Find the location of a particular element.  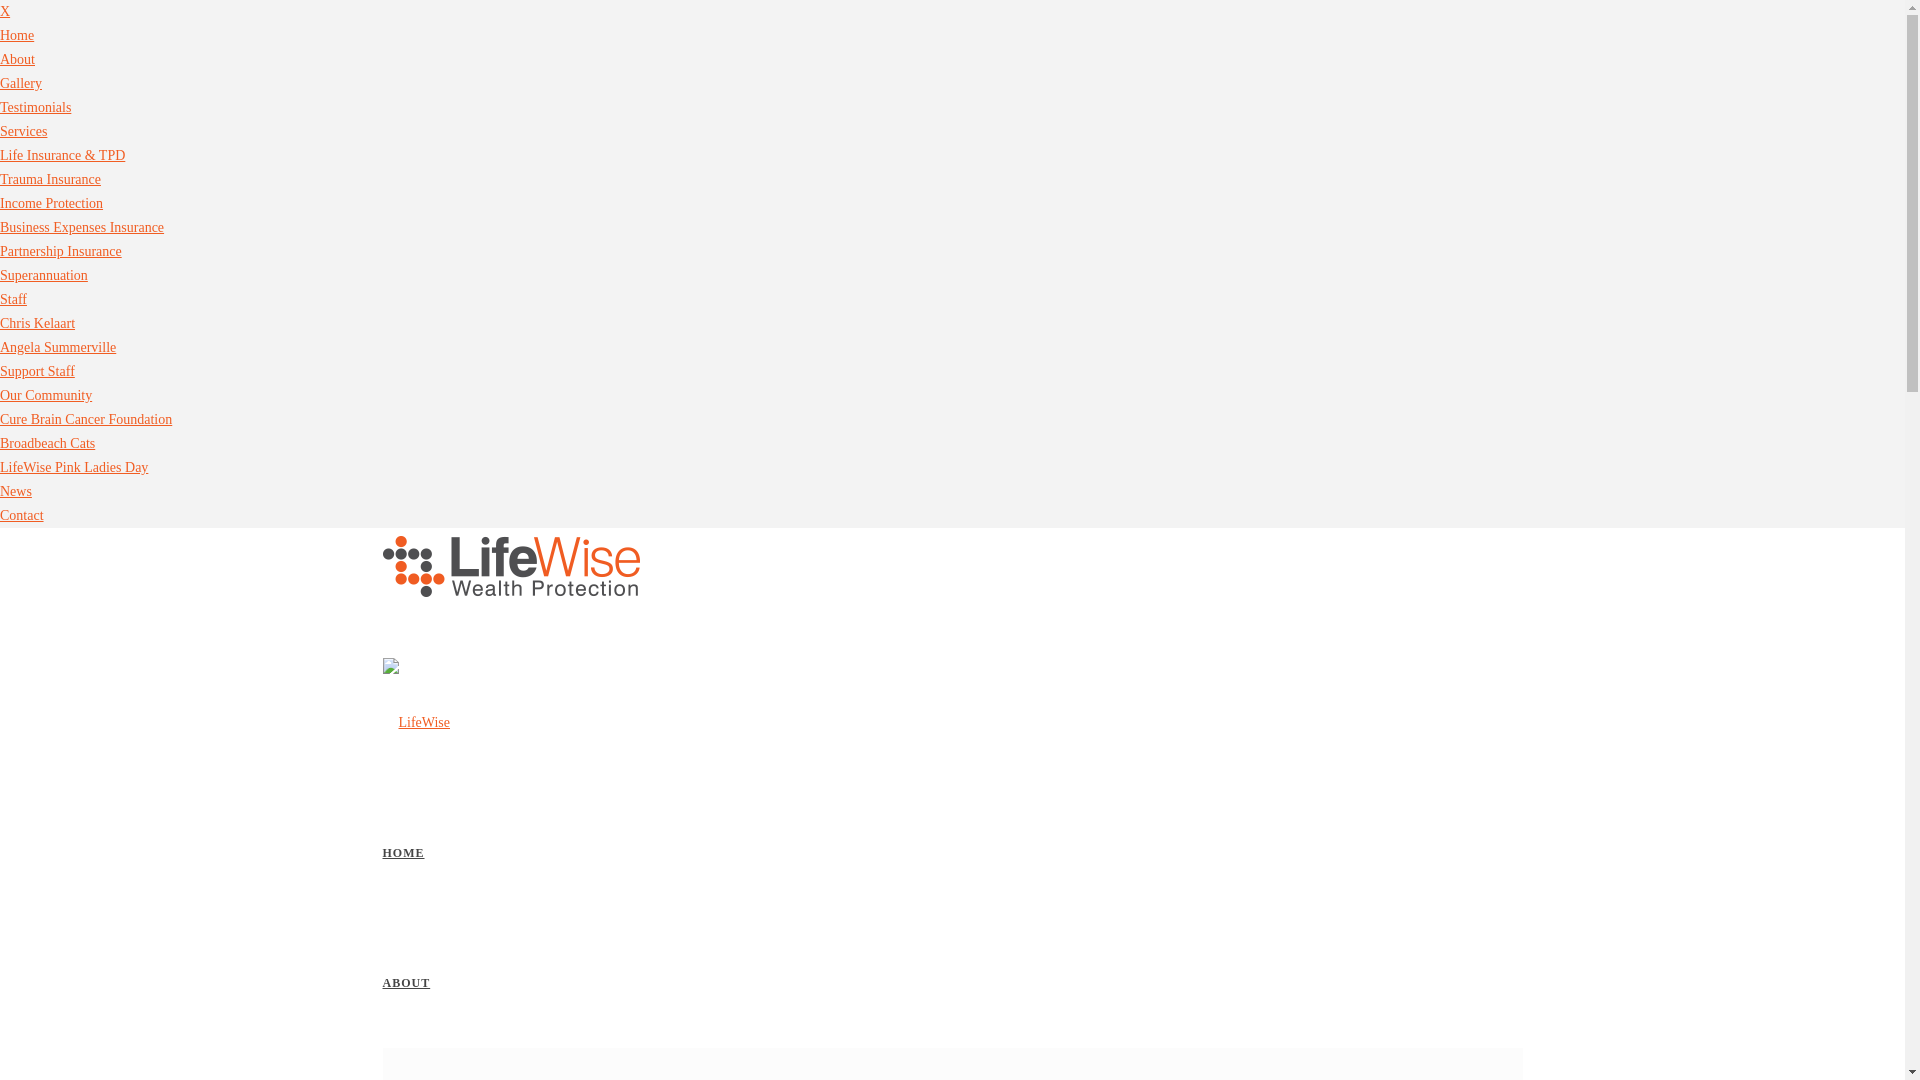

'Testimonials' is located at coordinates (35, 107).